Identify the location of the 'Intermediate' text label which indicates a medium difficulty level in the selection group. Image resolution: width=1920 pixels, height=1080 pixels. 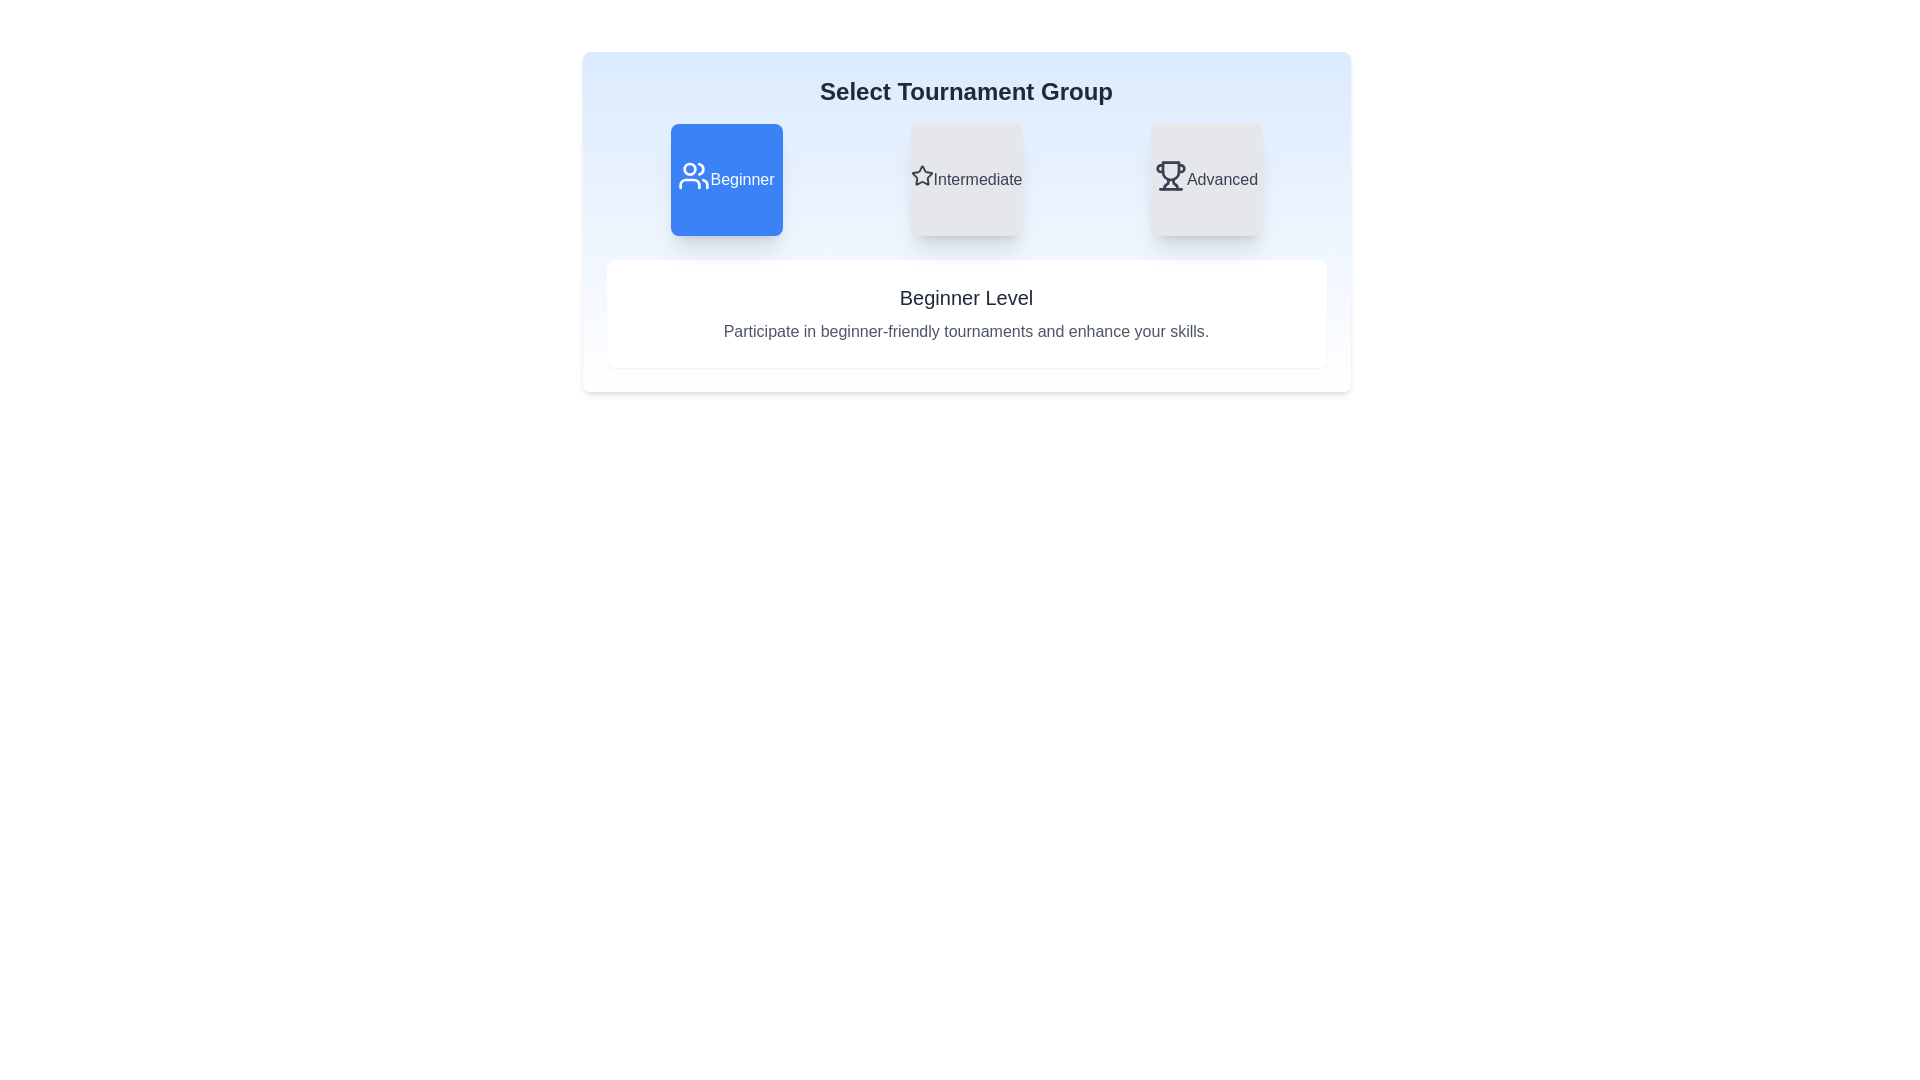
(978, 180).